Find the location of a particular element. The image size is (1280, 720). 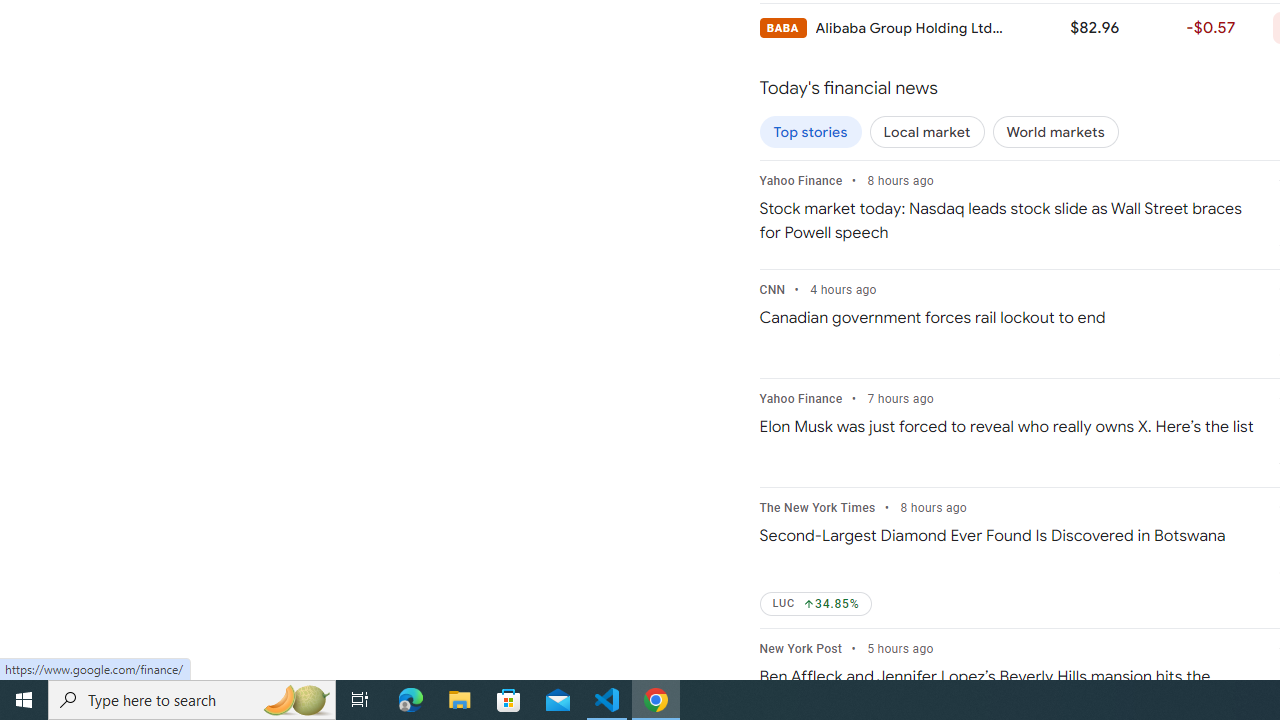

'Local market' is located at coordinates (926, 132).